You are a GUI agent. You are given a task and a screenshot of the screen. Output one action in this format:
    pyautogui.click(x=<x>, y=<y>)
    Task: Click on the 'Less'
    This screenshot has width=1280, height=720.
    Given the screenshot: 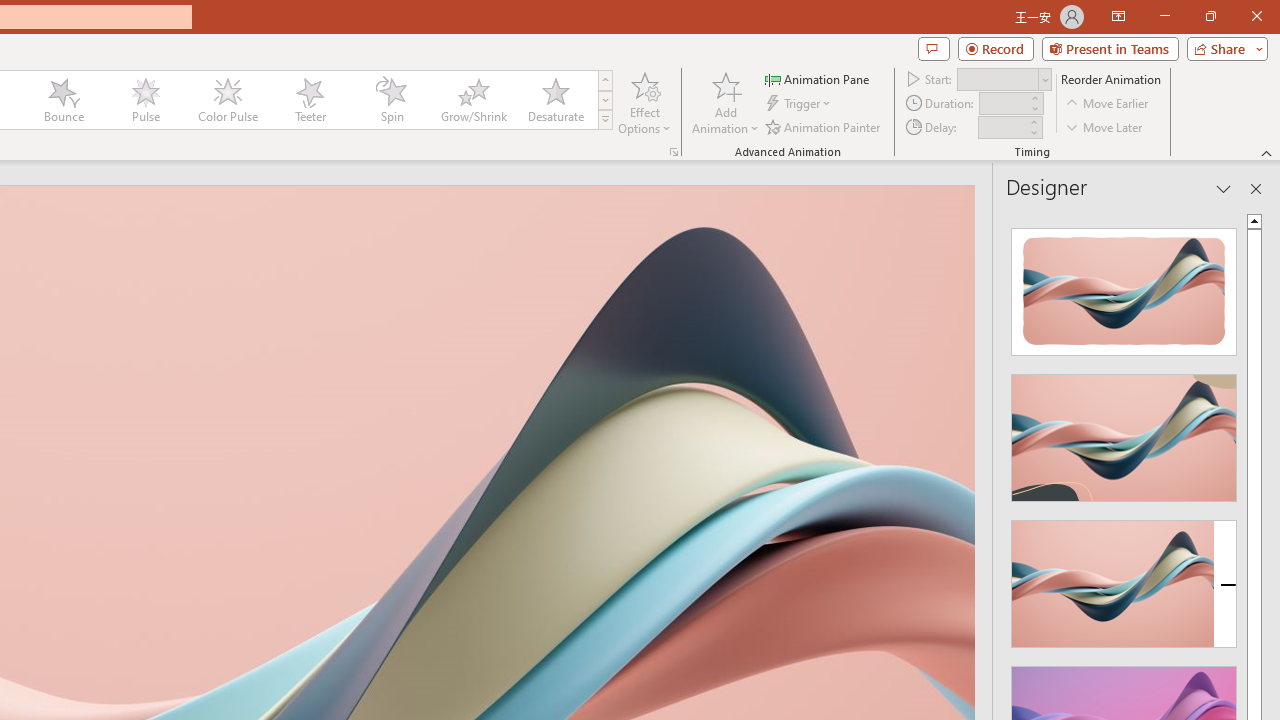 What is the action you would take?
    pyautogui.click(x=1033, y=132)
    